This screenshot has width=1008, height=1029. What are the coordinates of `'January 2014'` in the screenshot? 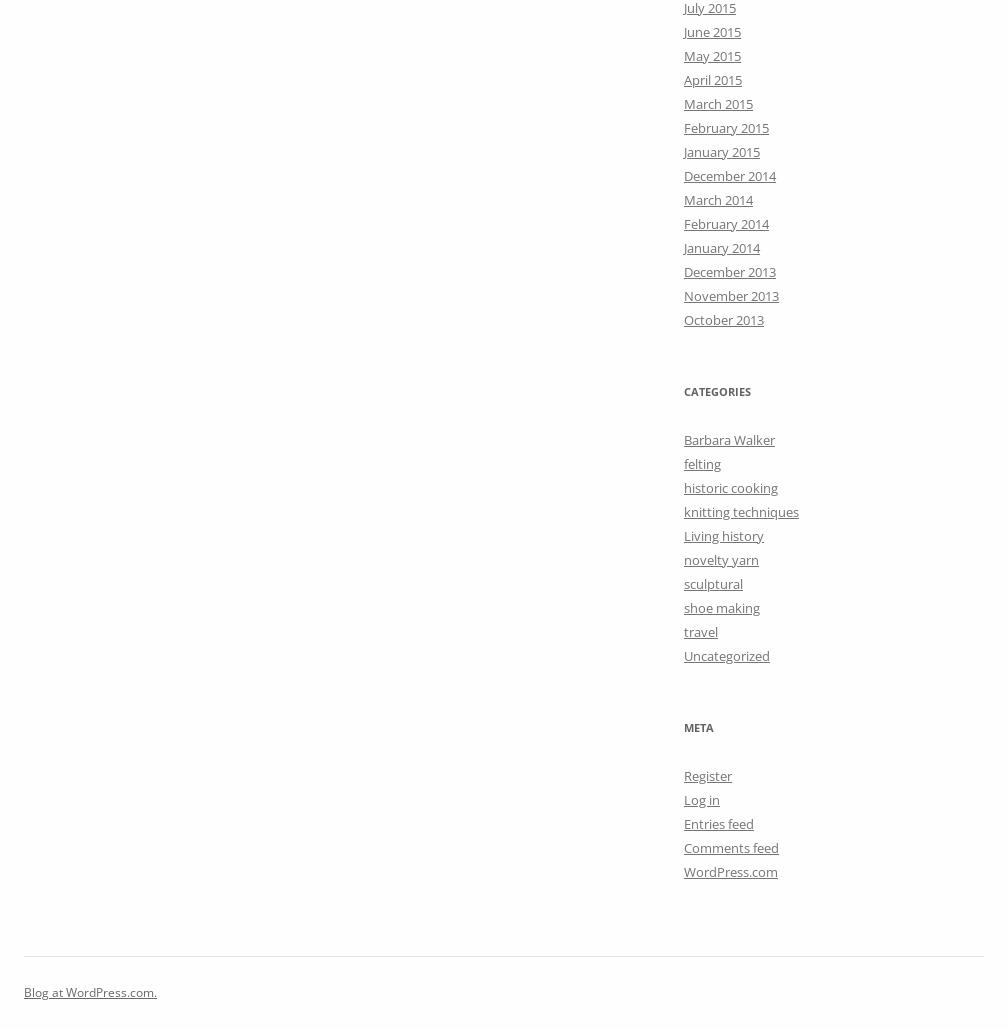 It's located at (684, 245).